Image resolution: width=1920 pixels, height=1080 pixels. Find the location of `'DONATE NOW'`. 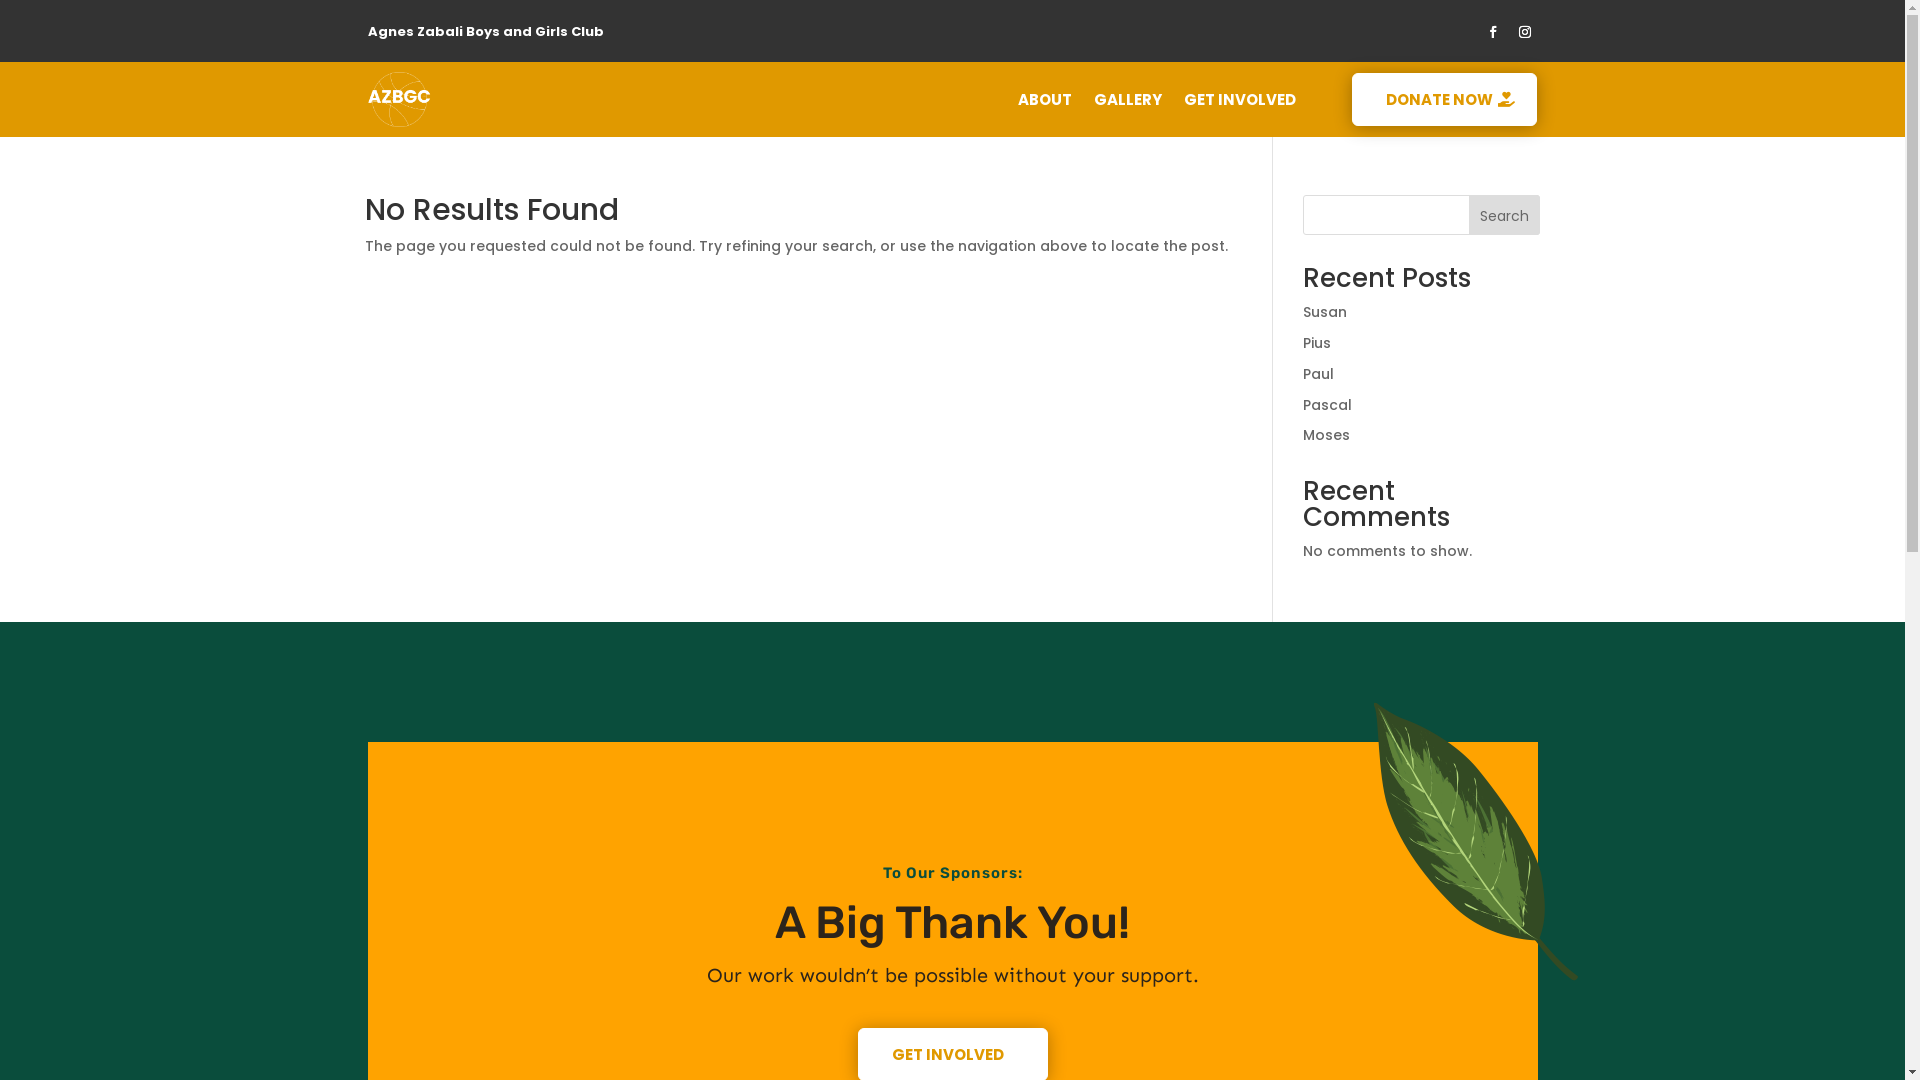

'DONATE NOW' is located at coordinates (1444, 100).